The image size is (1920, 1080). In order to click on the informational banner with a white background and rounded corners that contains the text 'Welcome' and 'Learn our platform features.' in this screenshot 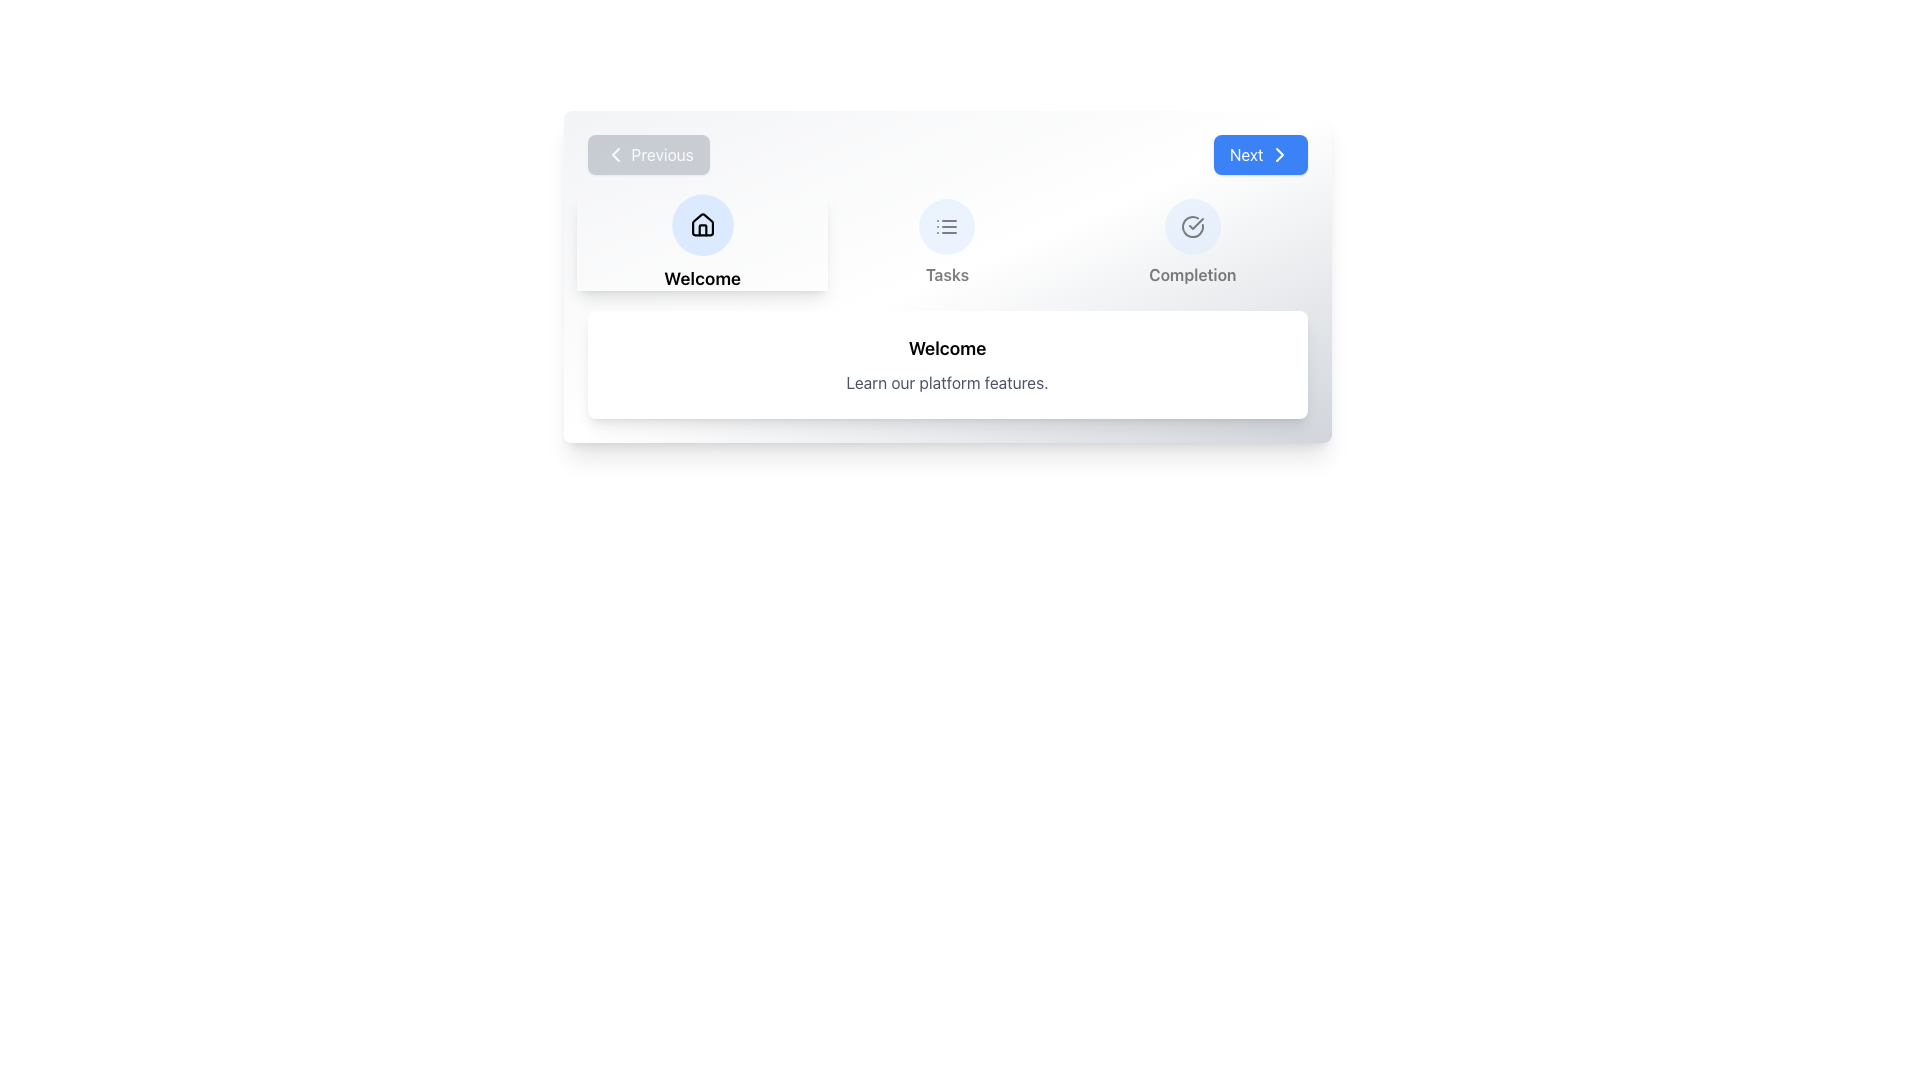, I will do `click(946, 365)`.